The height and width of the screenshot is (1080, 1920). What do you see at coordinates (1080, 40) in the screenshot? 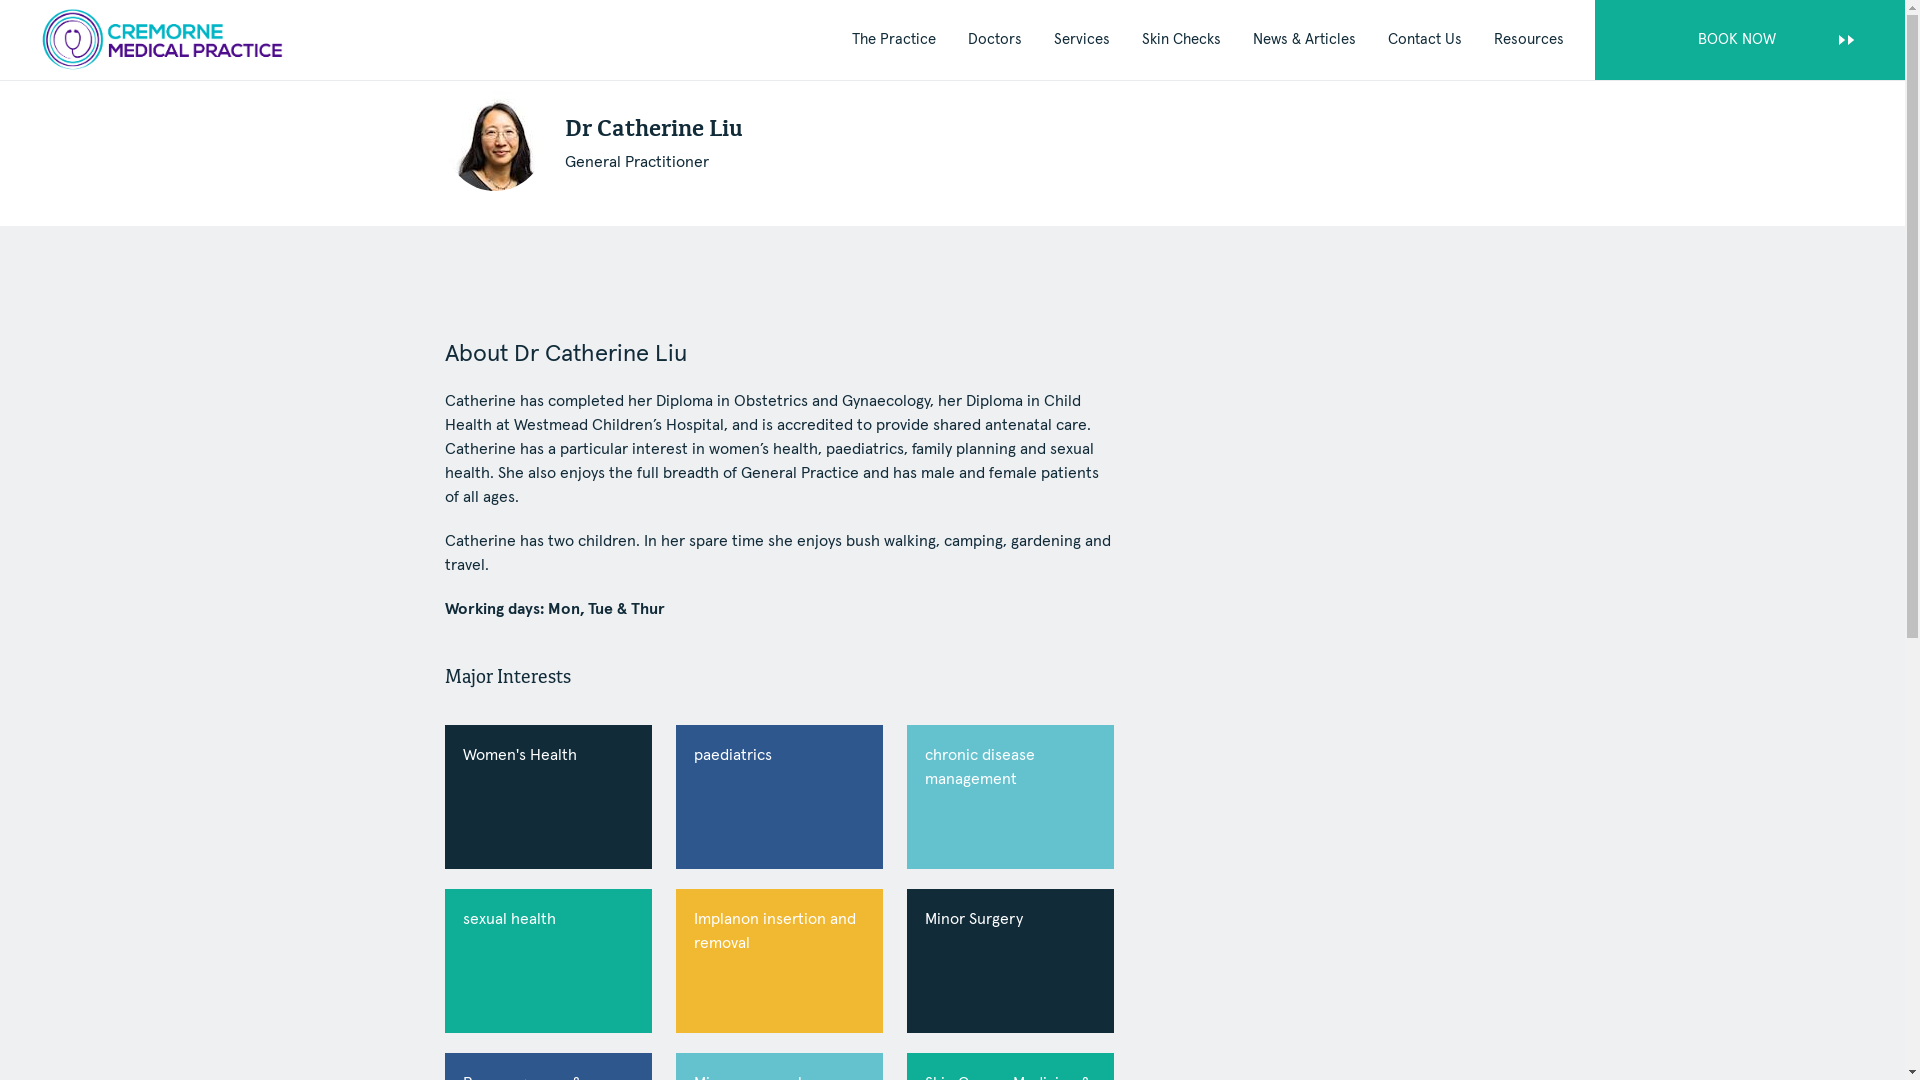
I see `'Services'` at bounding box center [1080, 40].